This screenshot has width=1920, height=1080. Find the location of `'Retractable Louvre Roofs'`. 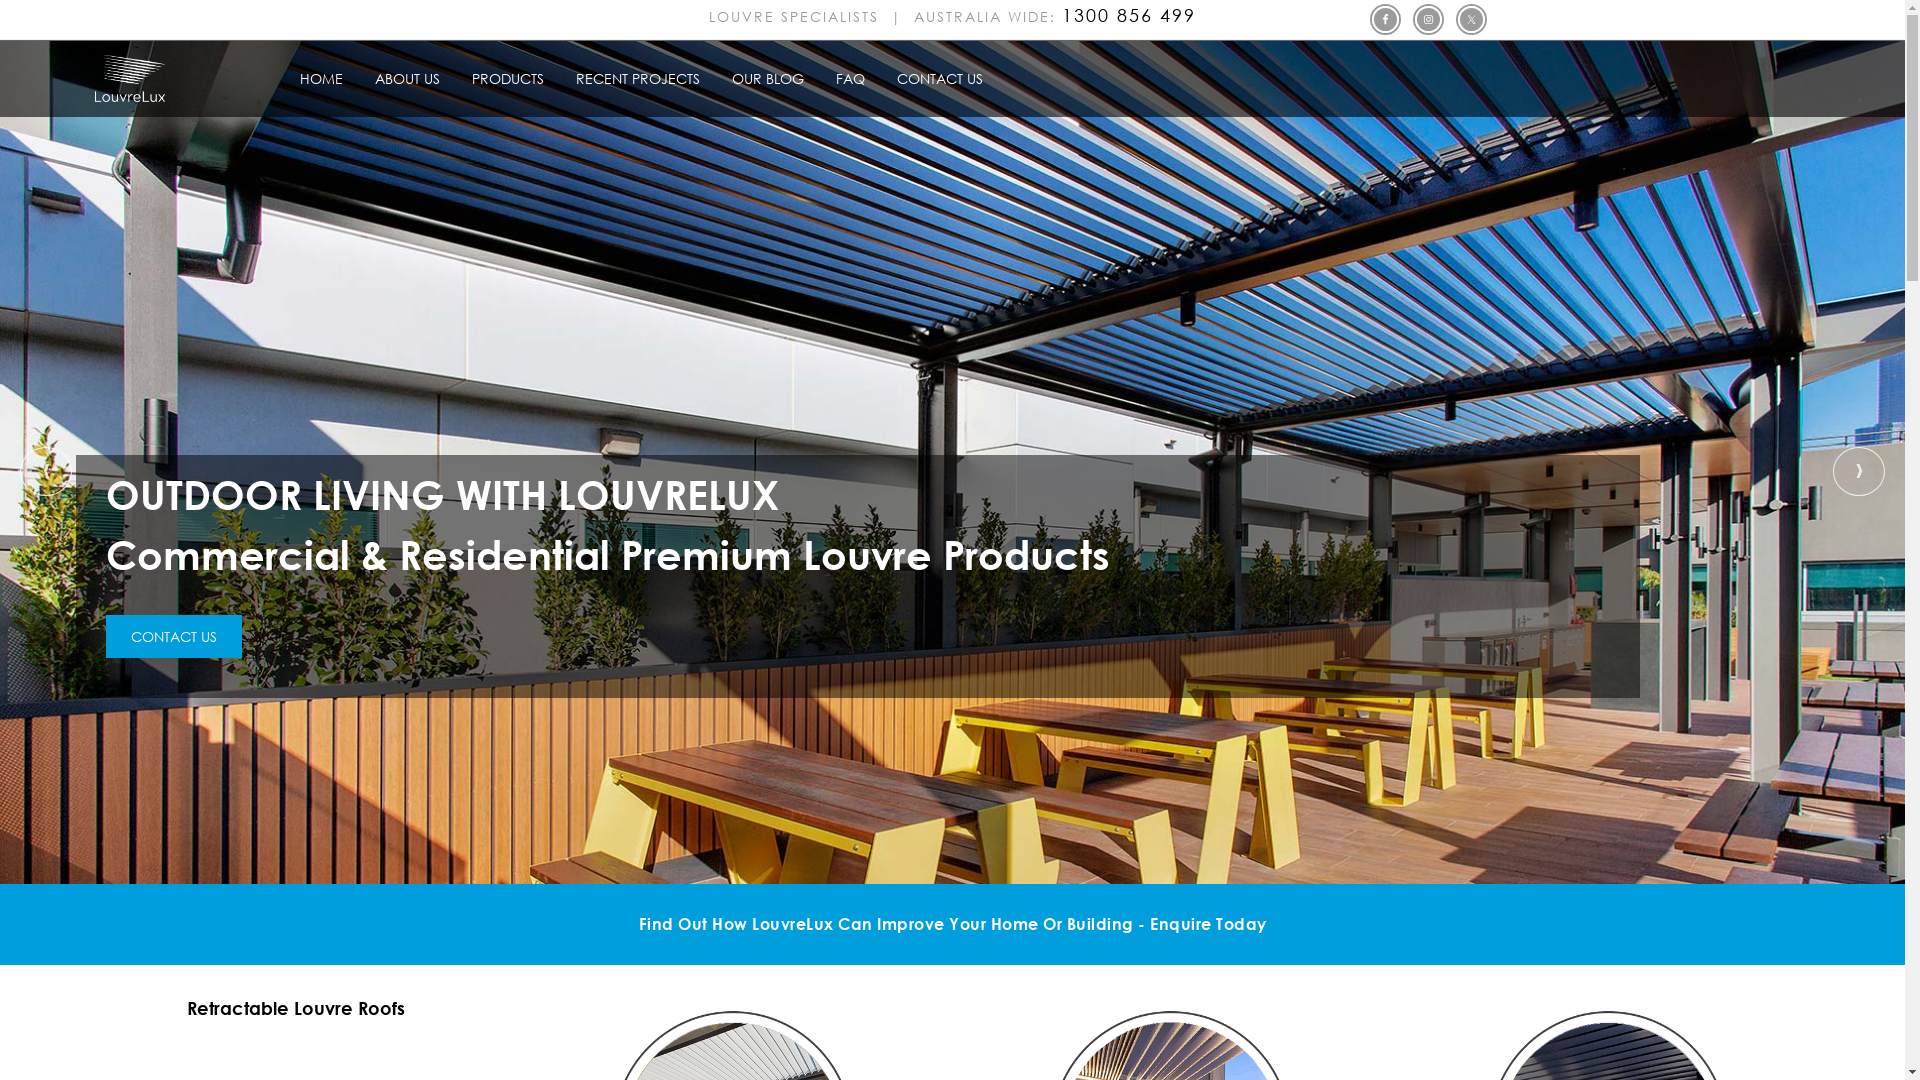

'Retractable Louvre Roofs' is located at coordinates (295, 1008).